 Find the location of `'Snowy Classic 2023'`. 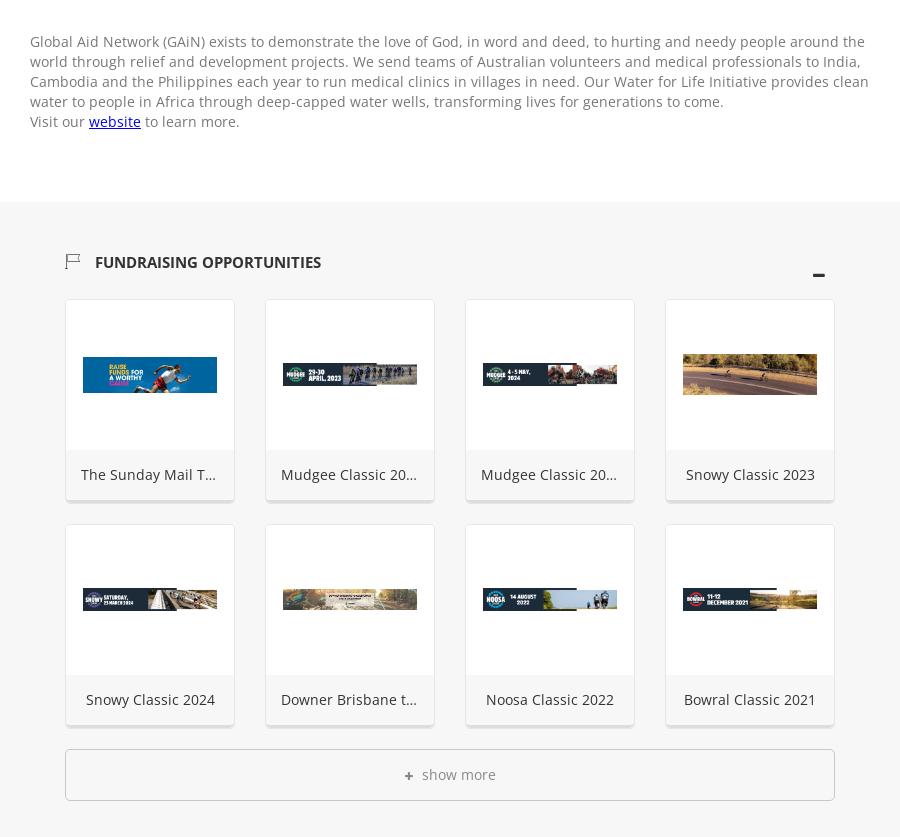

'Snowy Classic 2023' is located at coordinates (683, 472).